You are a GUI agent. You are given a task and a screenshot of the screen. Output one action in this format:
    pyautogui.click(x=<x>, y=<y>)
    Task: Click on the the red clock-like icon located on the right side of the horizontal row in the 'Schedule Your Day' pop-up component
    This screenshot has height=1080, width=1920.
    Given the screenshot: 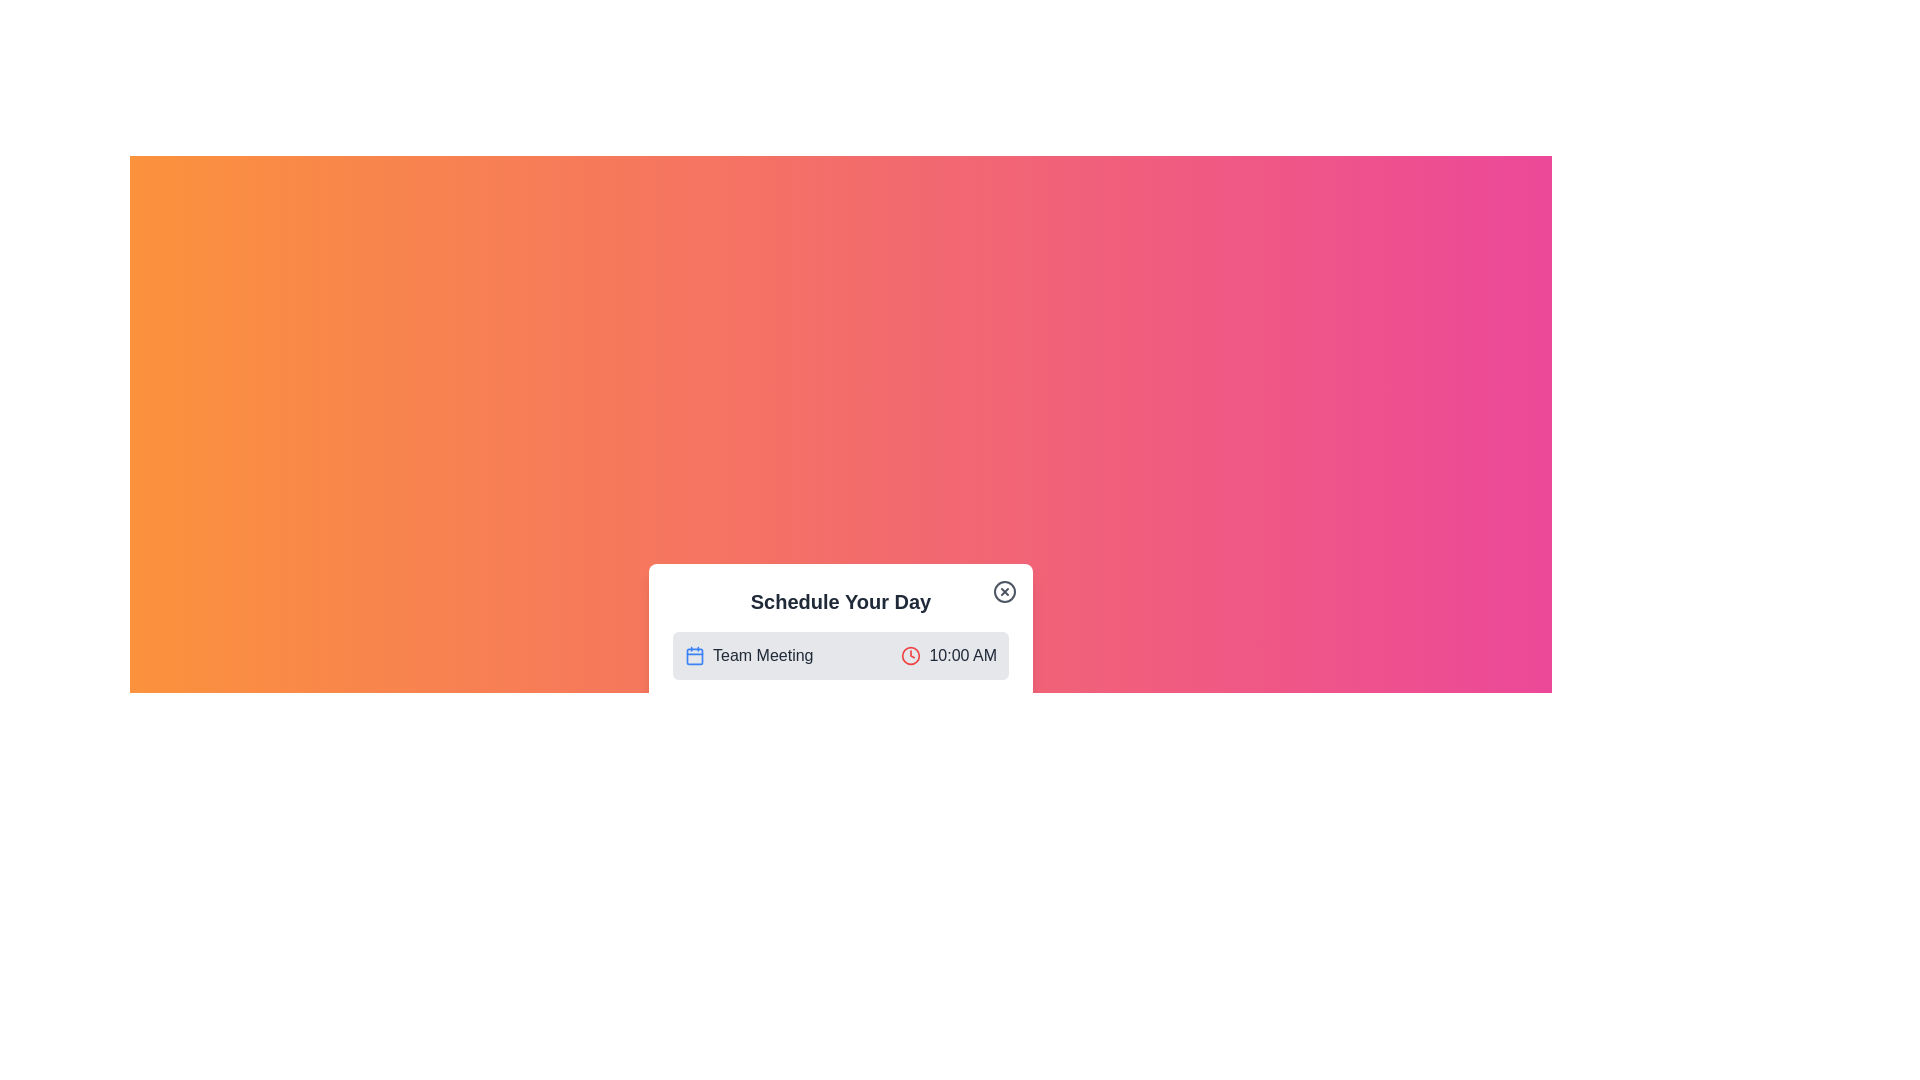 What is the action you would take?
    pyautogui.click(x=910, y=655)
    